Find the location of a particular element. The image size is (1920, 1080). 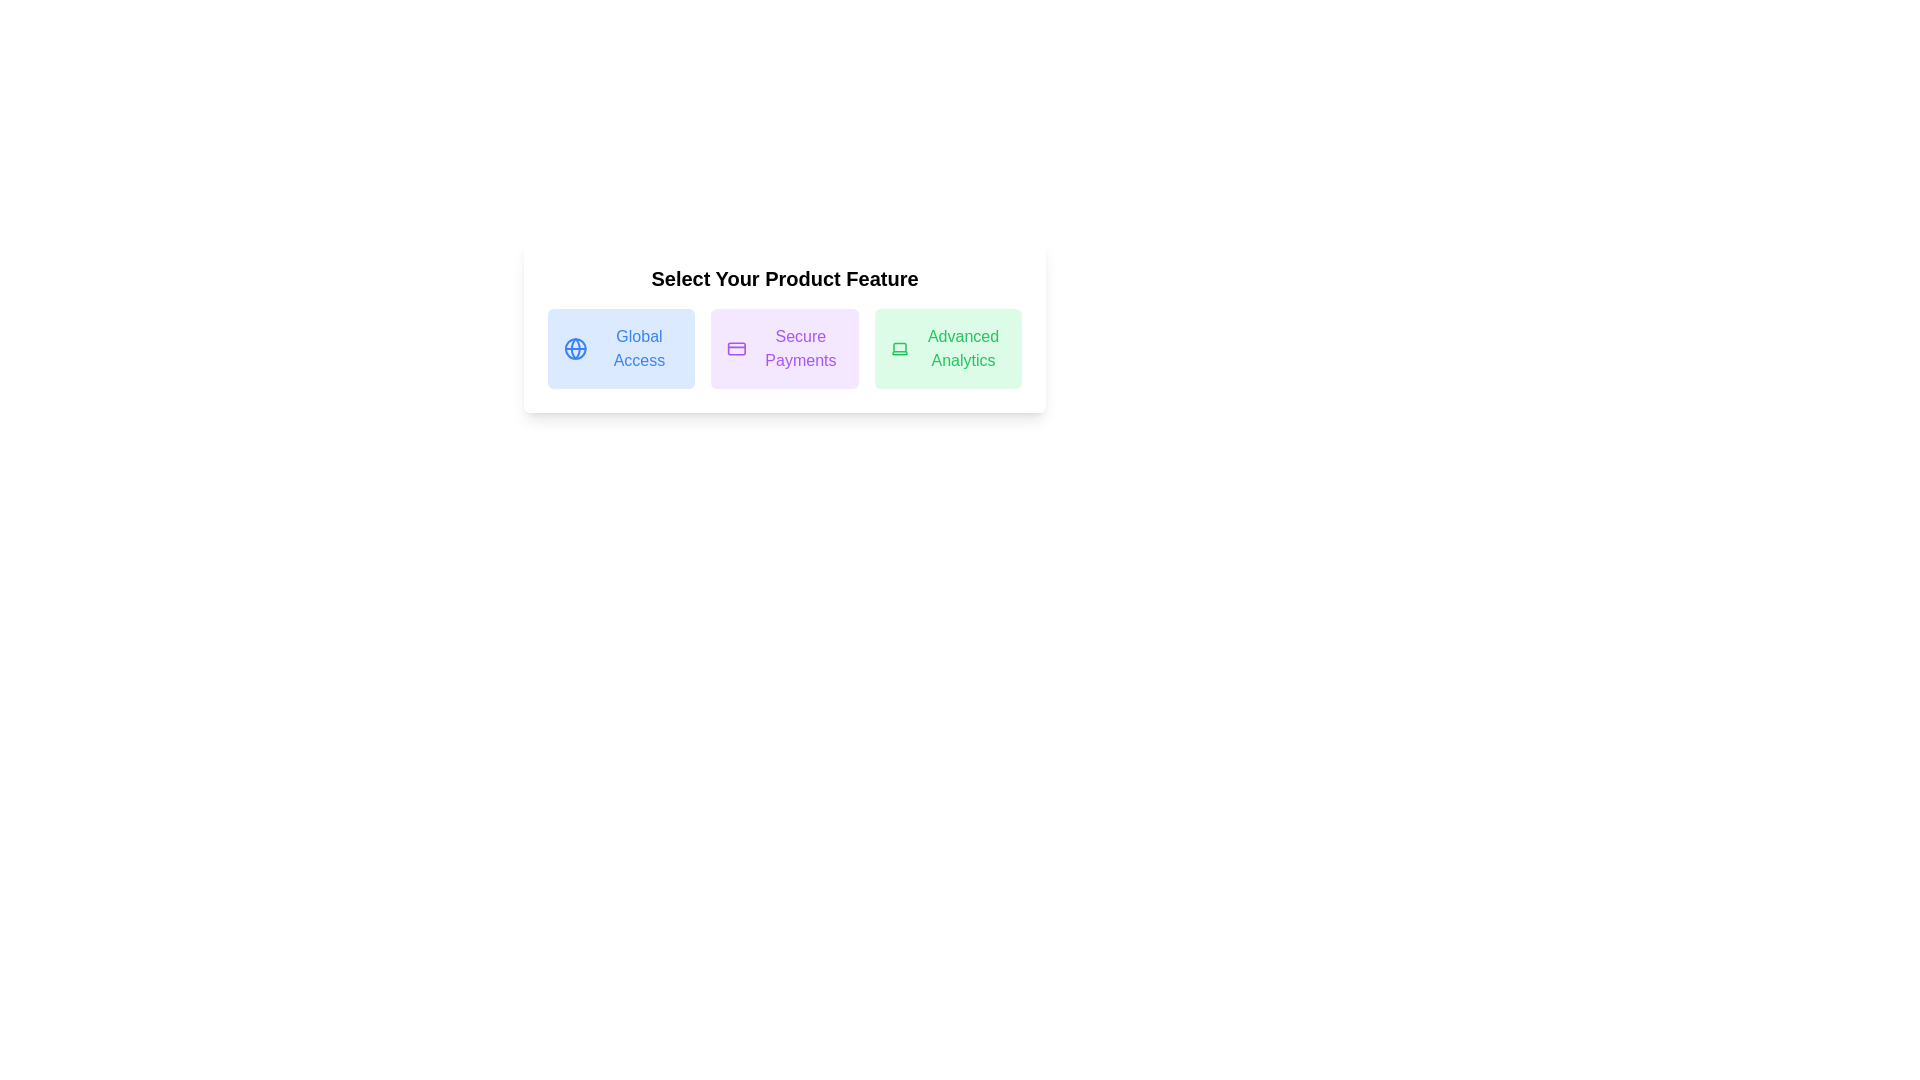

text label that describes the 'Advanced Analytics' feature, located in the rightmost feature card under 'Select Your Product Feature', below the laptop icon is located at coordinates (963, 347).